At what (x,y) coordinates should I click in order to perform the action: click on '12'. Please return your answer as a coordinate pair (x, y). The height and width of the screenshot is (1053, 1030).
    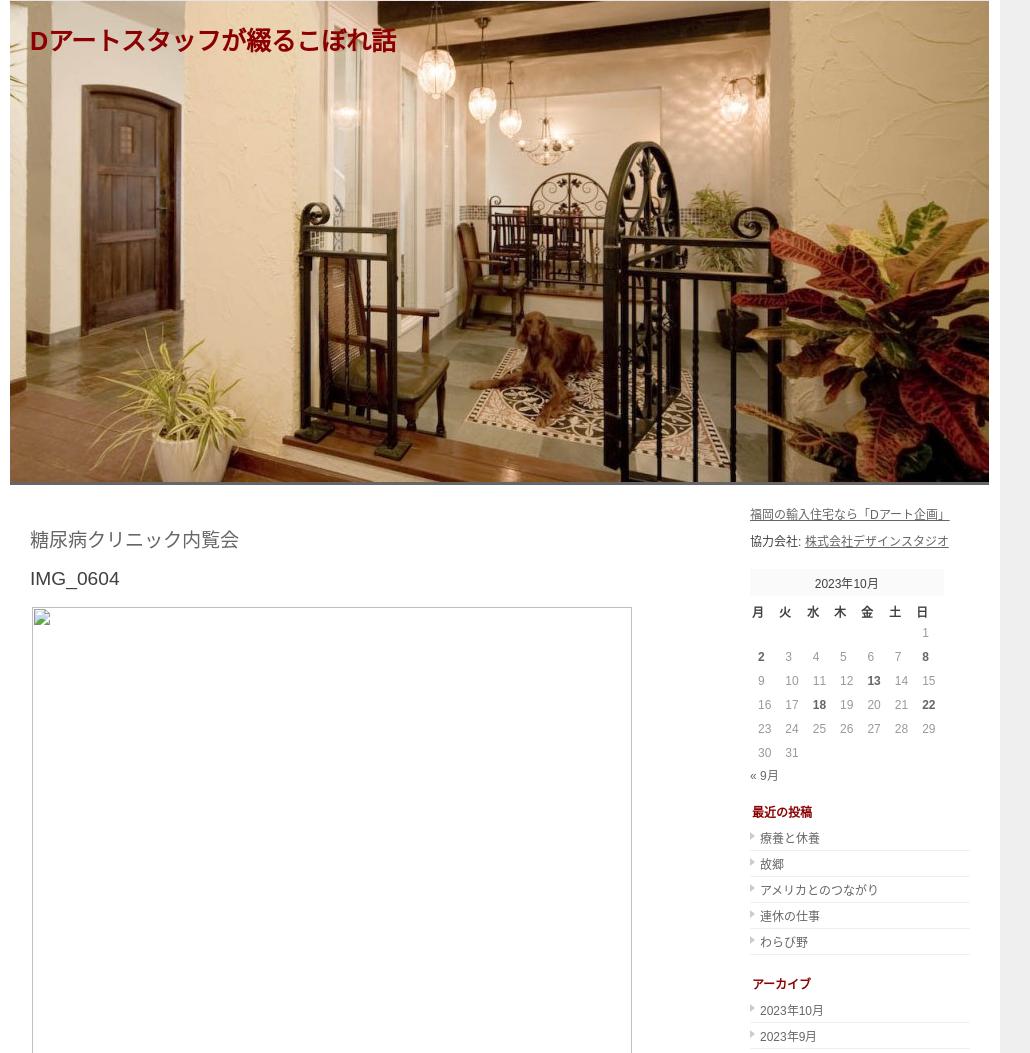
    Looking at the image, I should click on (838, 680).